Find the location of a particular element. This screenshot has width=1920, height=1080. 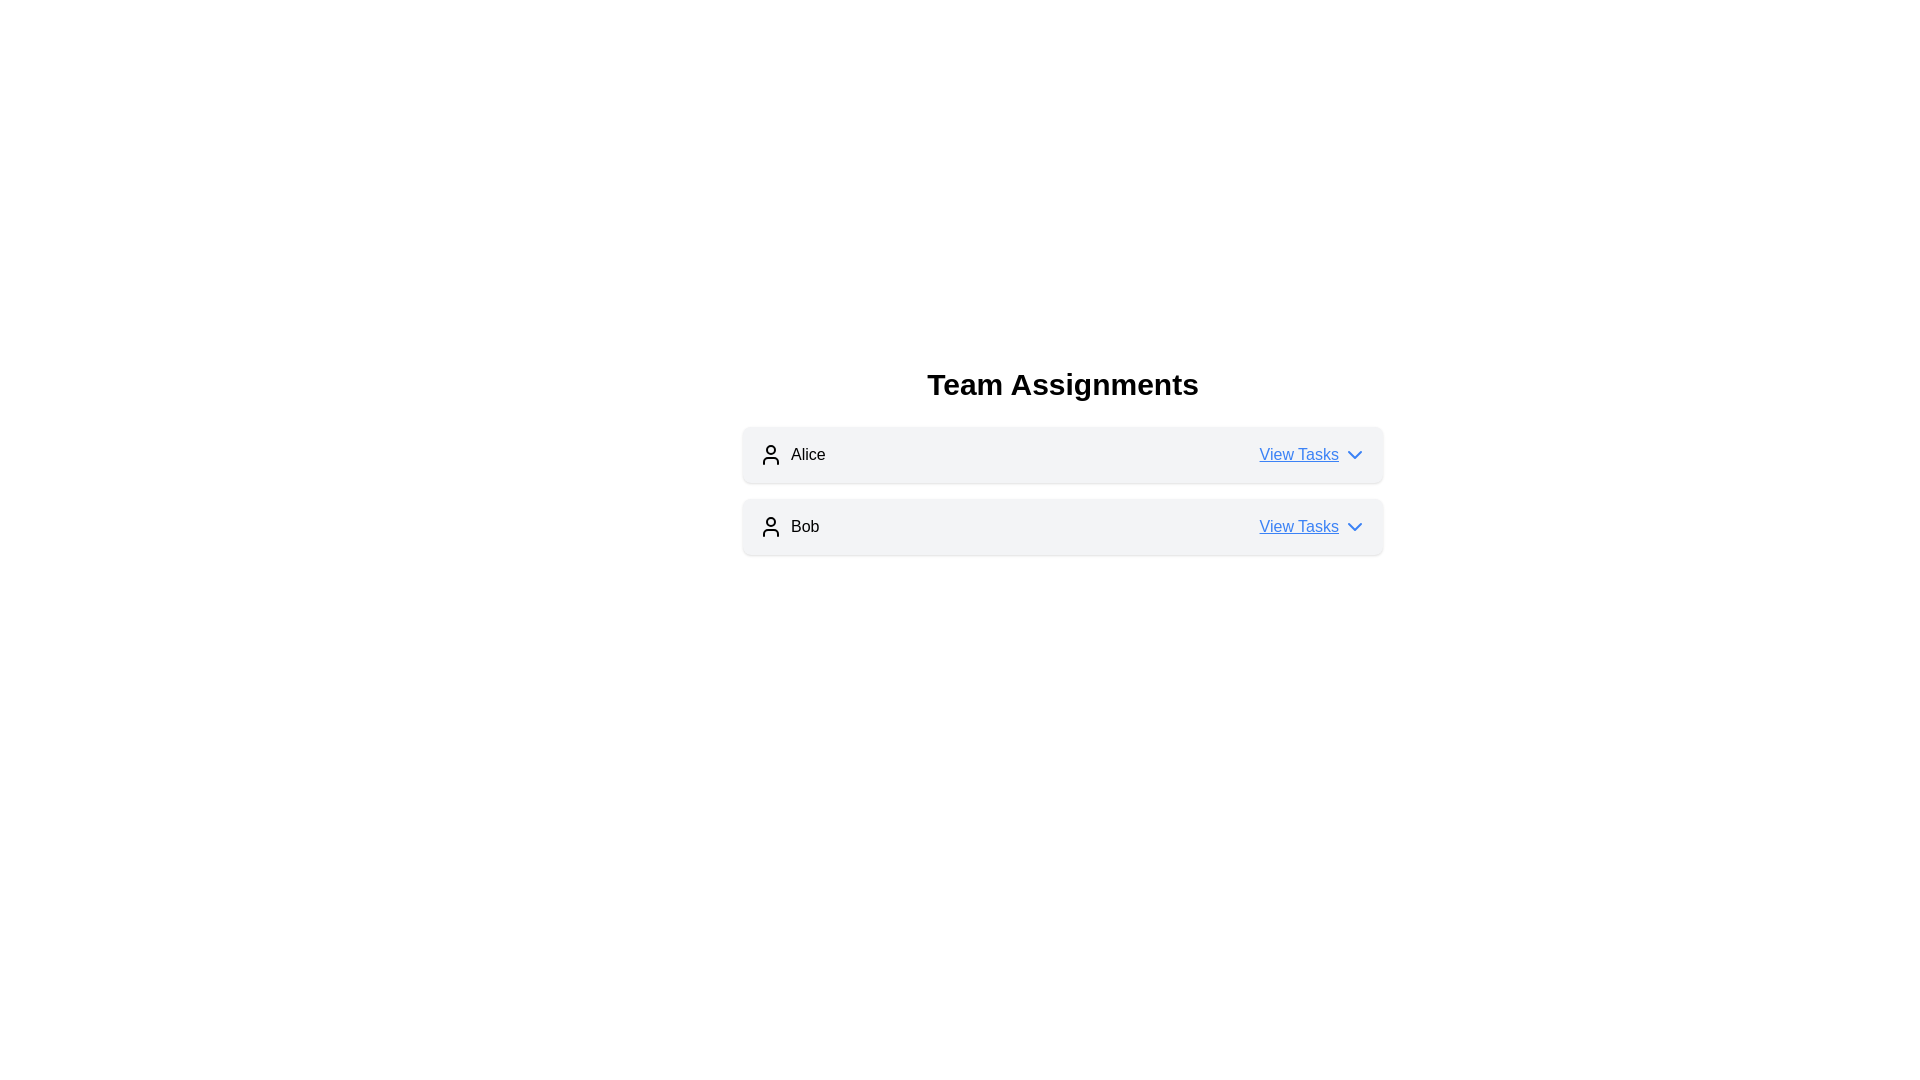

the user profile icon located to the left of the text label 'Bob', which serves as a visual identifier for the user is located at coordinates (770, 526).